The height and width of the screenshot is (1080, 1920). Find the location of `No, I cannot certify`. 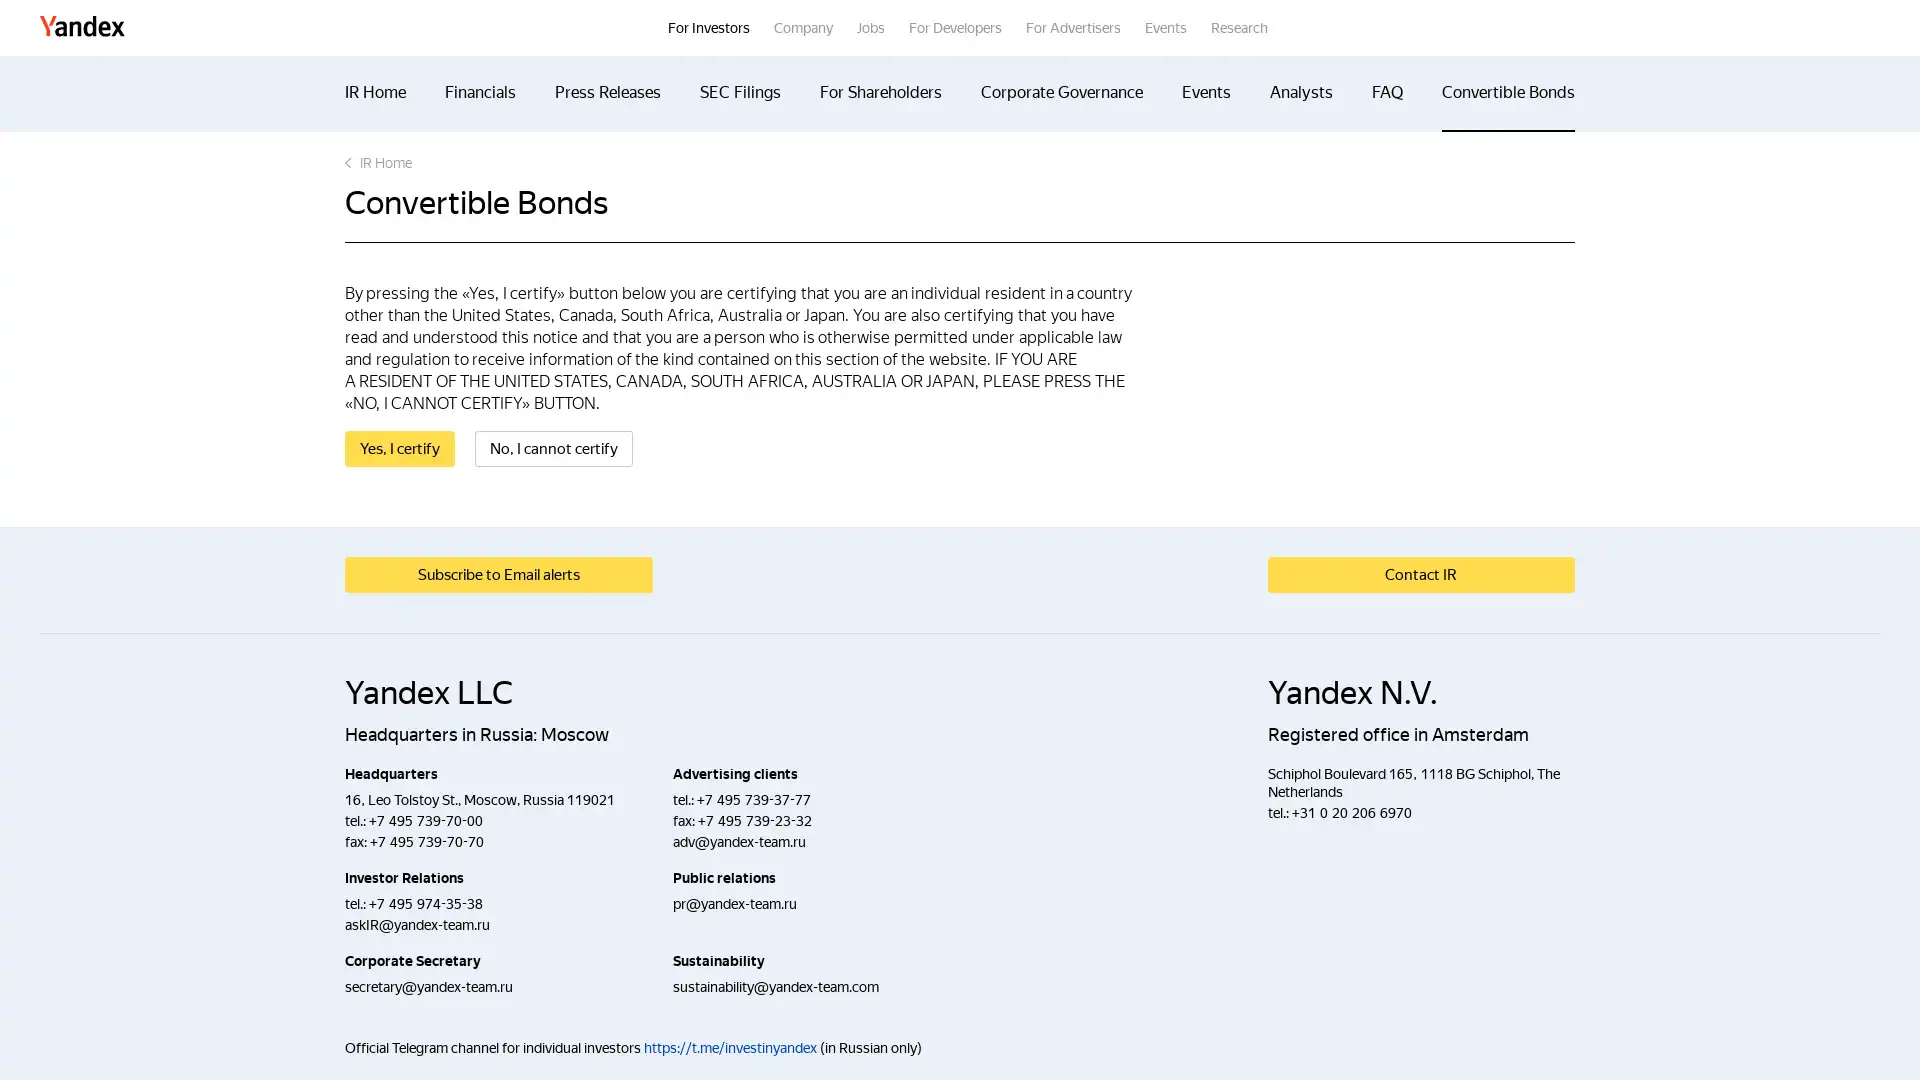

No, I cannot certify is located at coordinates (553, 447).